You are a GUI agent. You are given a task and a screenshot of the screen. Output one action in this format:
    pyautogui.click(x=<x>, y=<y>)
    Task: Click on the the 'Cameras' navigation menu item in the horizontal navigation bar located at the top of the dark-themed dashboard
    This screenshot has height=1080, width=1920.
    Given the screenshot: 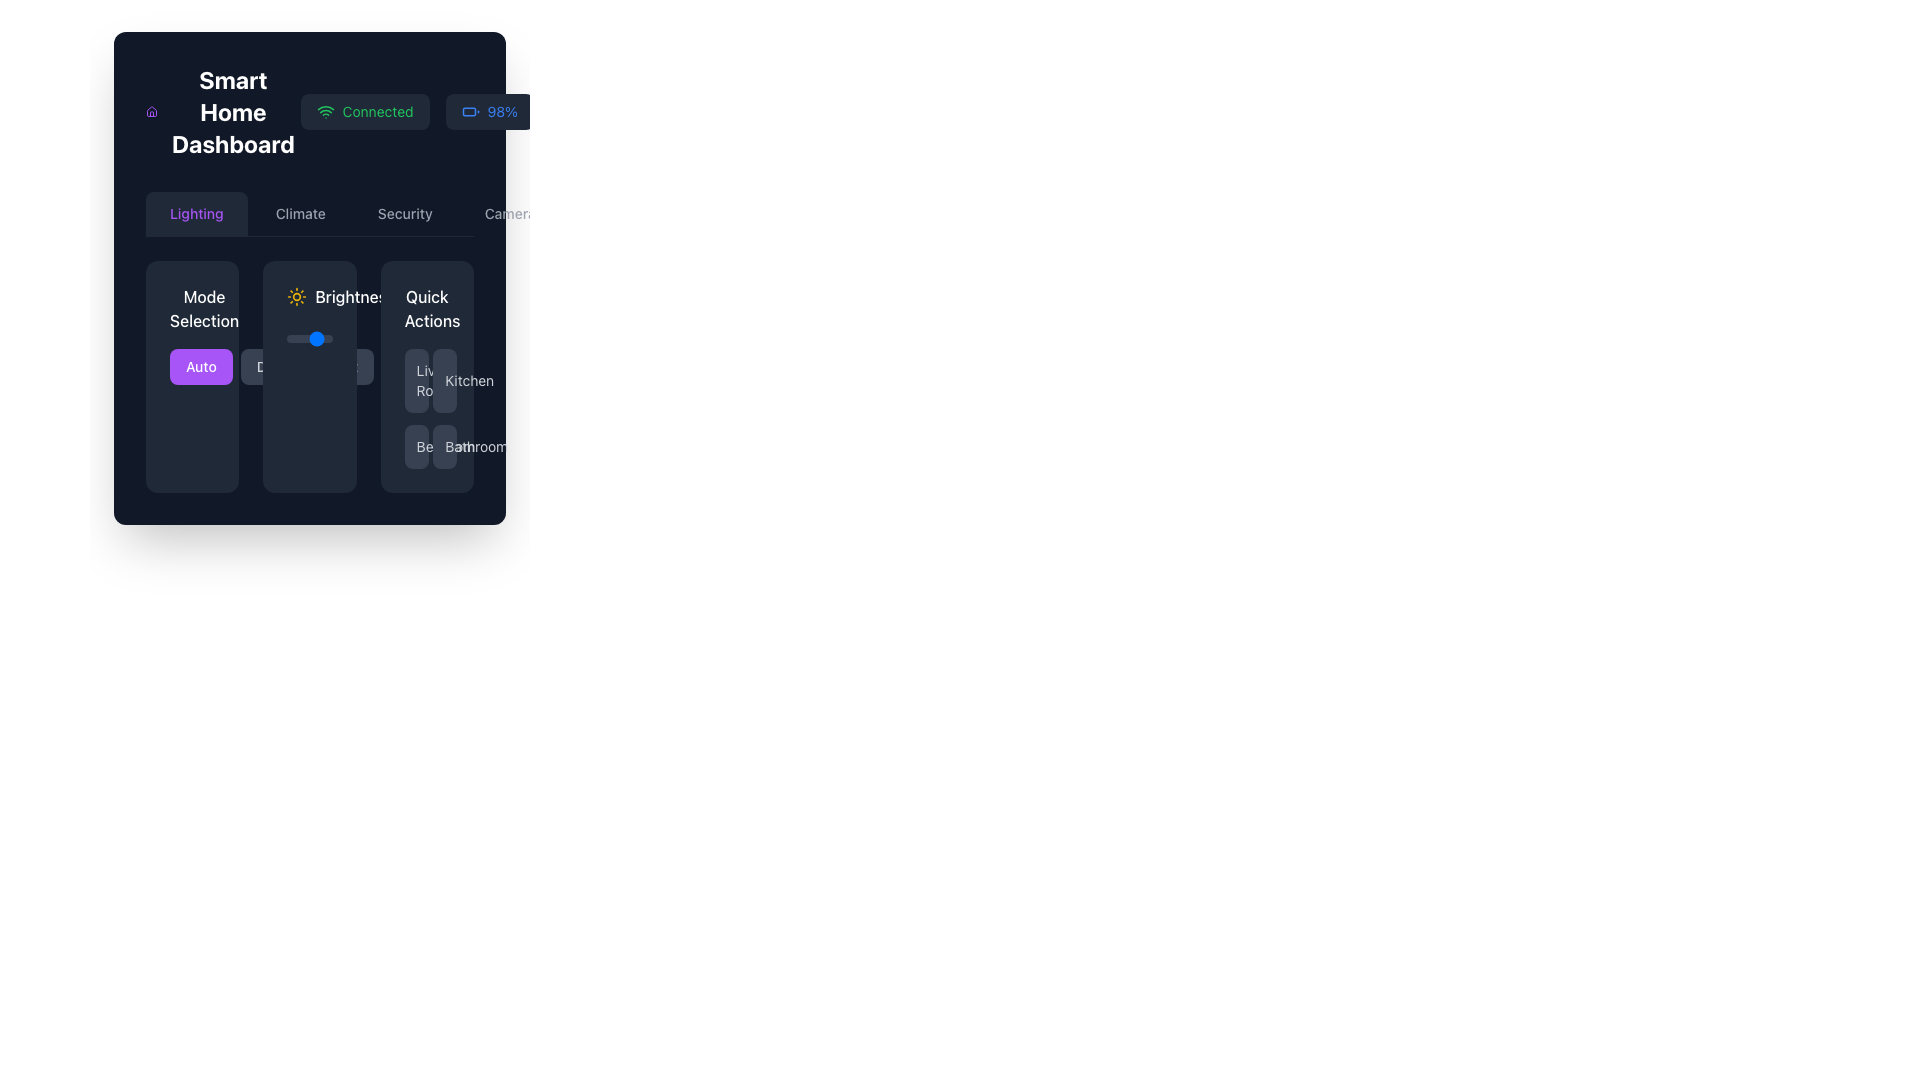 What is the action you would take?
    pyautogui.click(x=513, y=213)
    